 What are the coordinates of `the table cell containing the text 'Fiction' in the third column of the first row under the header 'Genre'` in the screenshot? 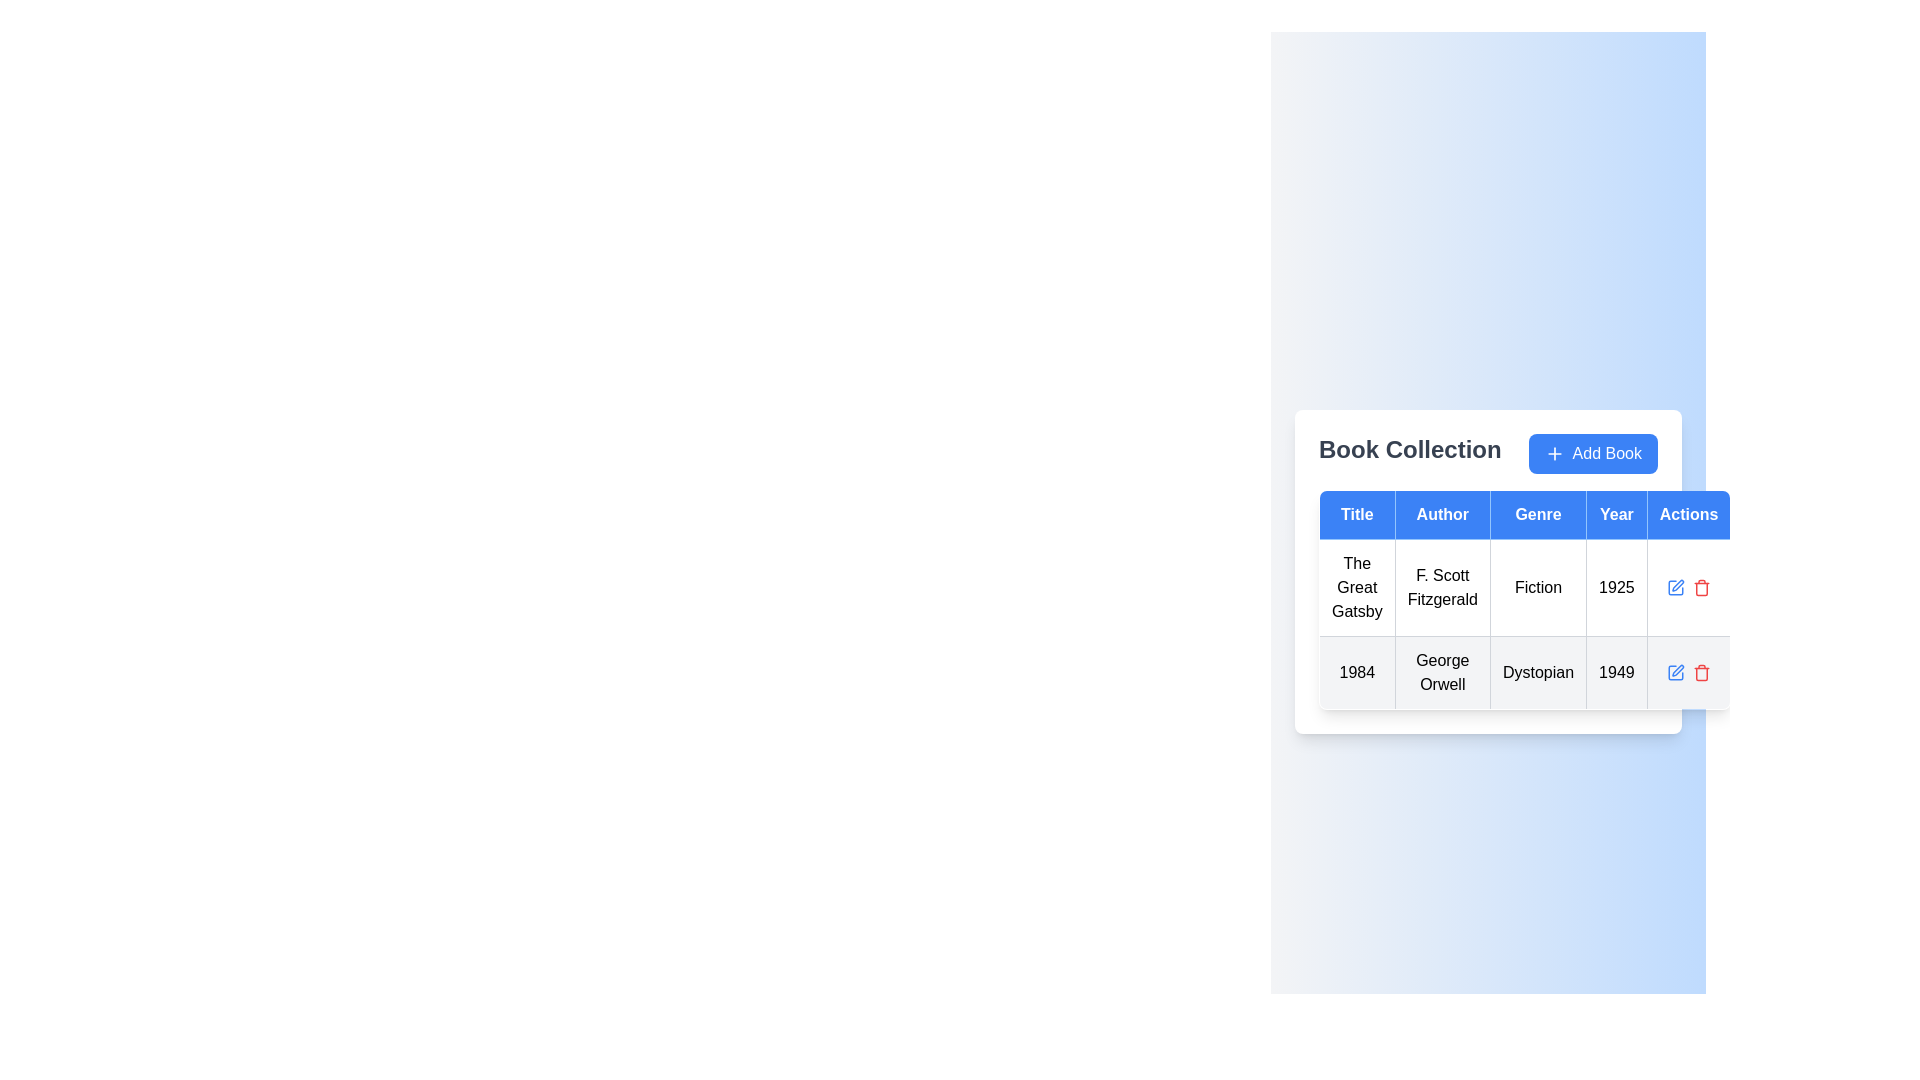 It's located at (1537, 586).